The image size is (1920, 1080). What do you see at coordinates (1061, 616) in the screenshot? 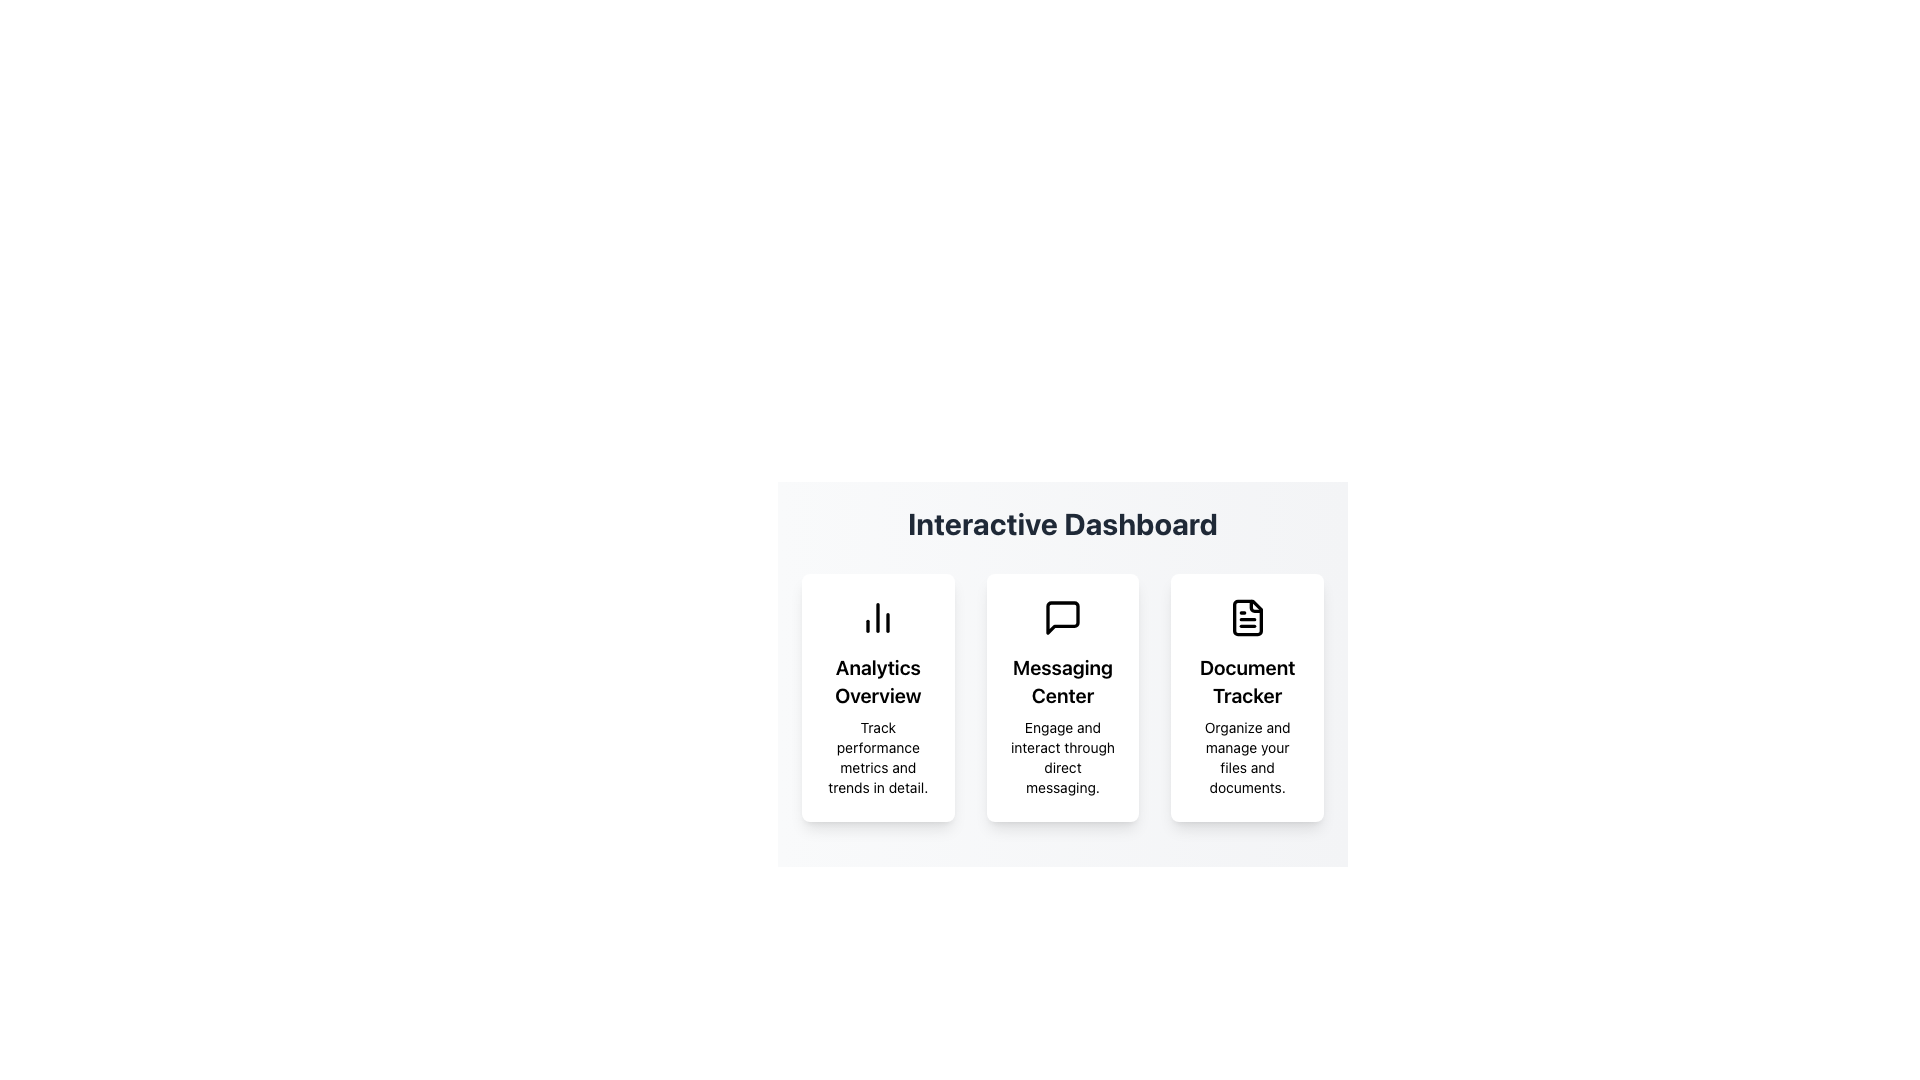
I see `the chat bubble icon located in the 'Messaging Center' card, which is the central card among three horizontally aligned cards` at bounding box center [1061, 616].